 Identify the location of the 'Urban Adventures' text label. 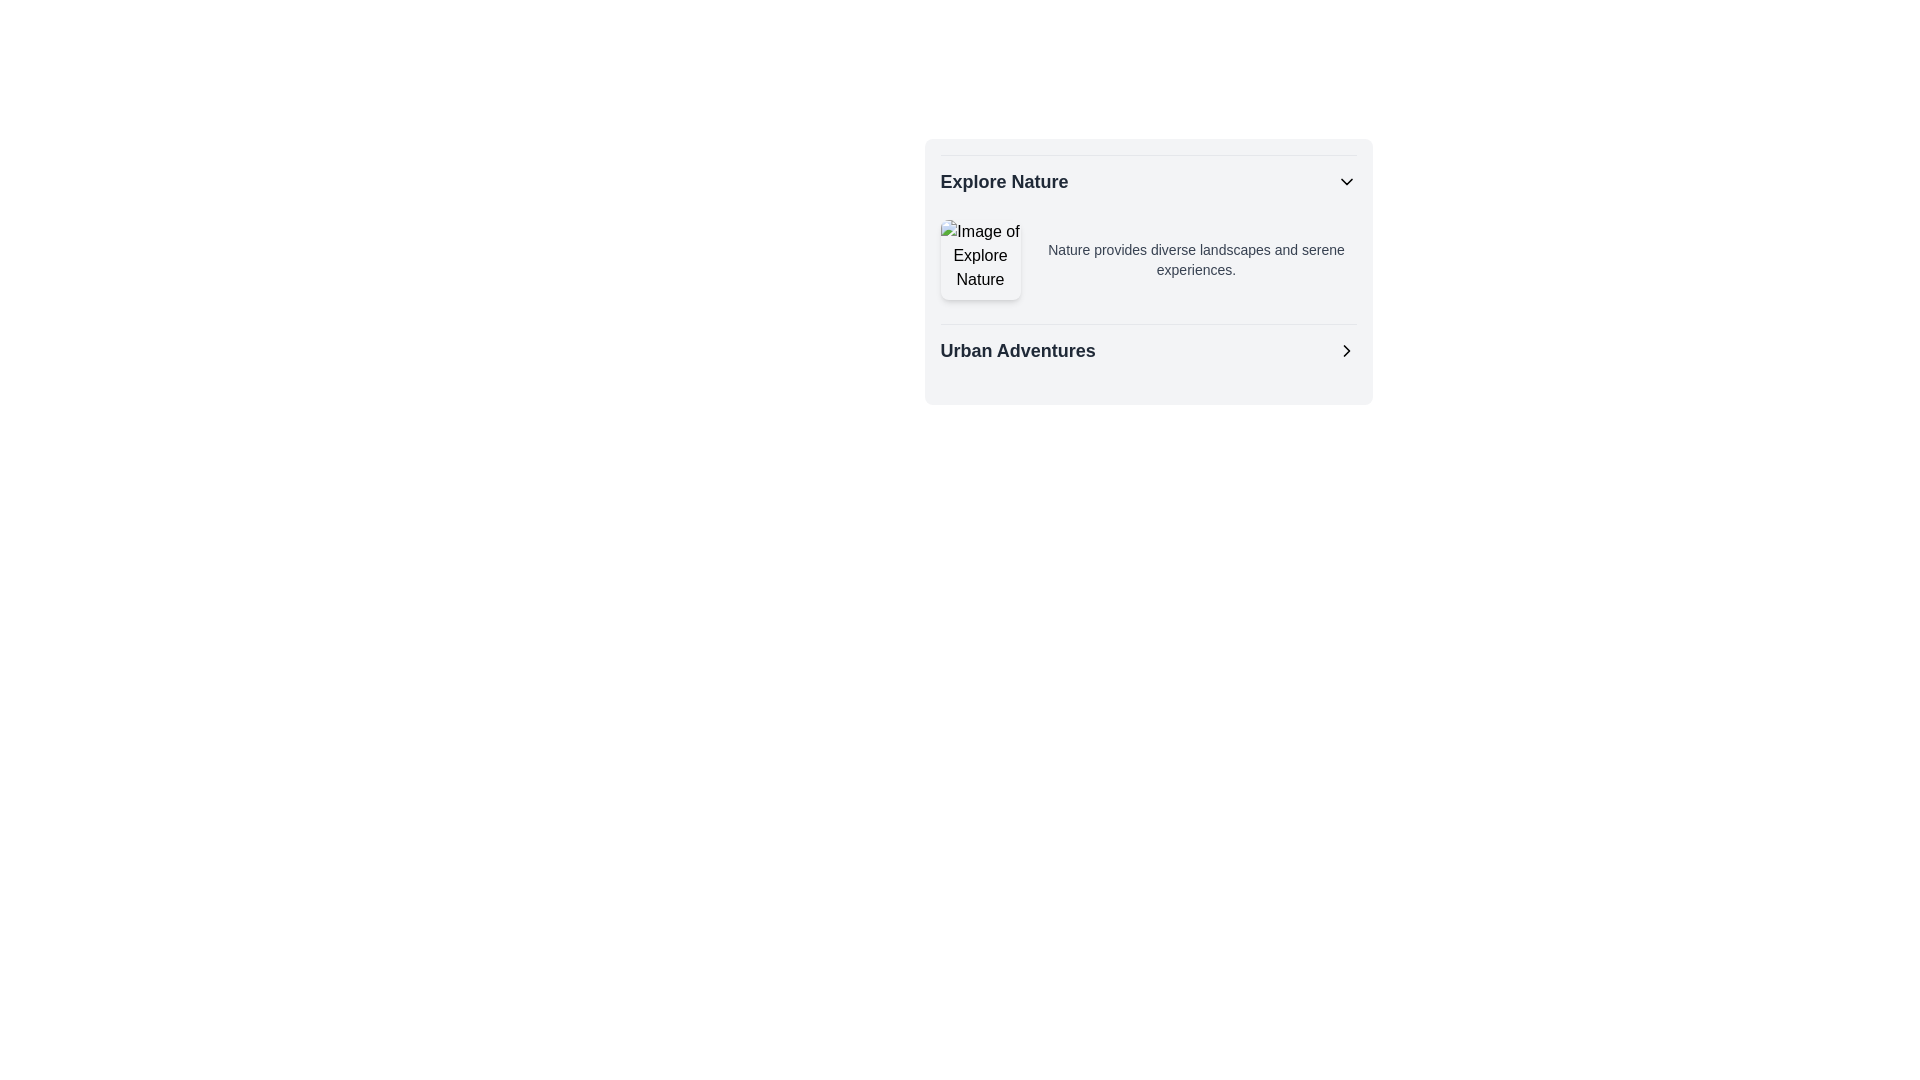
(1018, 350).